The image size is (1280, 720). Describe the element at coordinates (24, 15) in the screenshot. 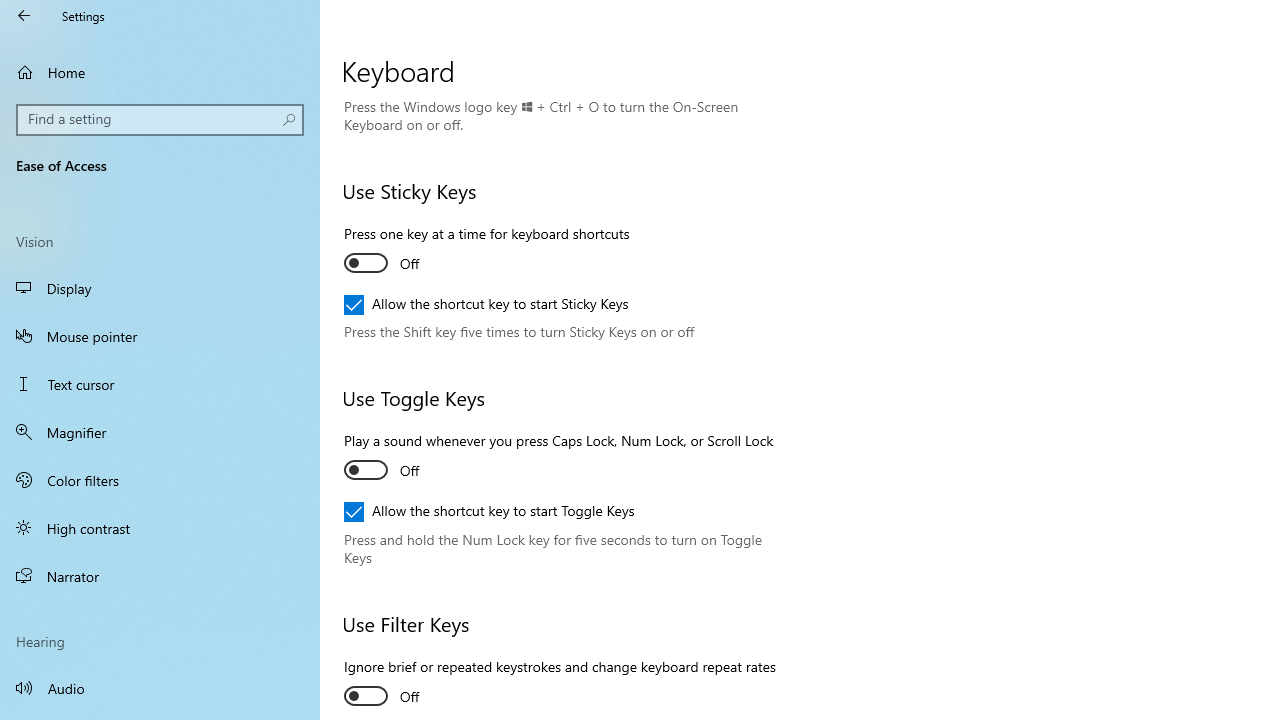

I see `'Back'` at that location.